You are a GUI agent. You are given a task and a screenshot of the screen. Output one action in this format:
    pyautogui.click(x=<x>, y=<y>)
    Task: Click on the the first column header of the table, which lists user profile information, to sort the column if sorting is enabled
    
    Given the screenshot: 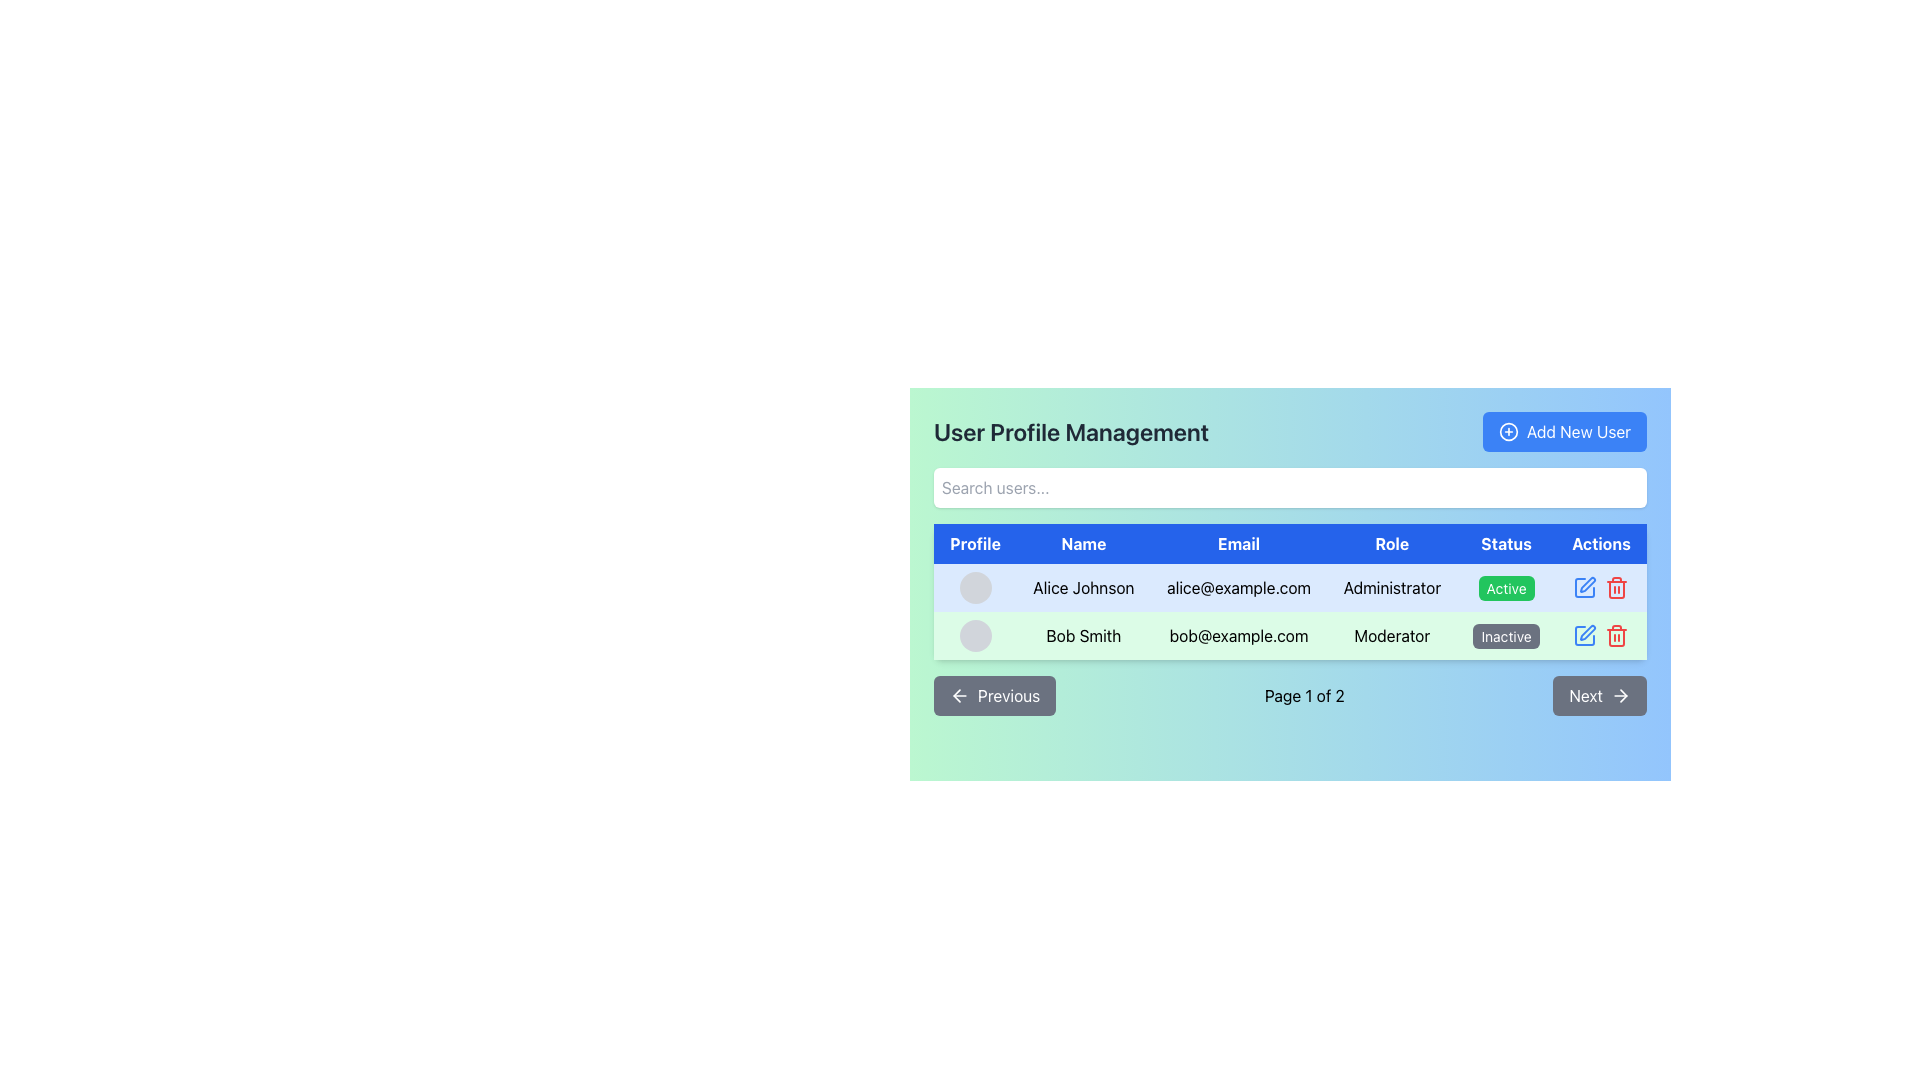 What is the action you would take?
    pyautogui.click(x=975, y=543)
    